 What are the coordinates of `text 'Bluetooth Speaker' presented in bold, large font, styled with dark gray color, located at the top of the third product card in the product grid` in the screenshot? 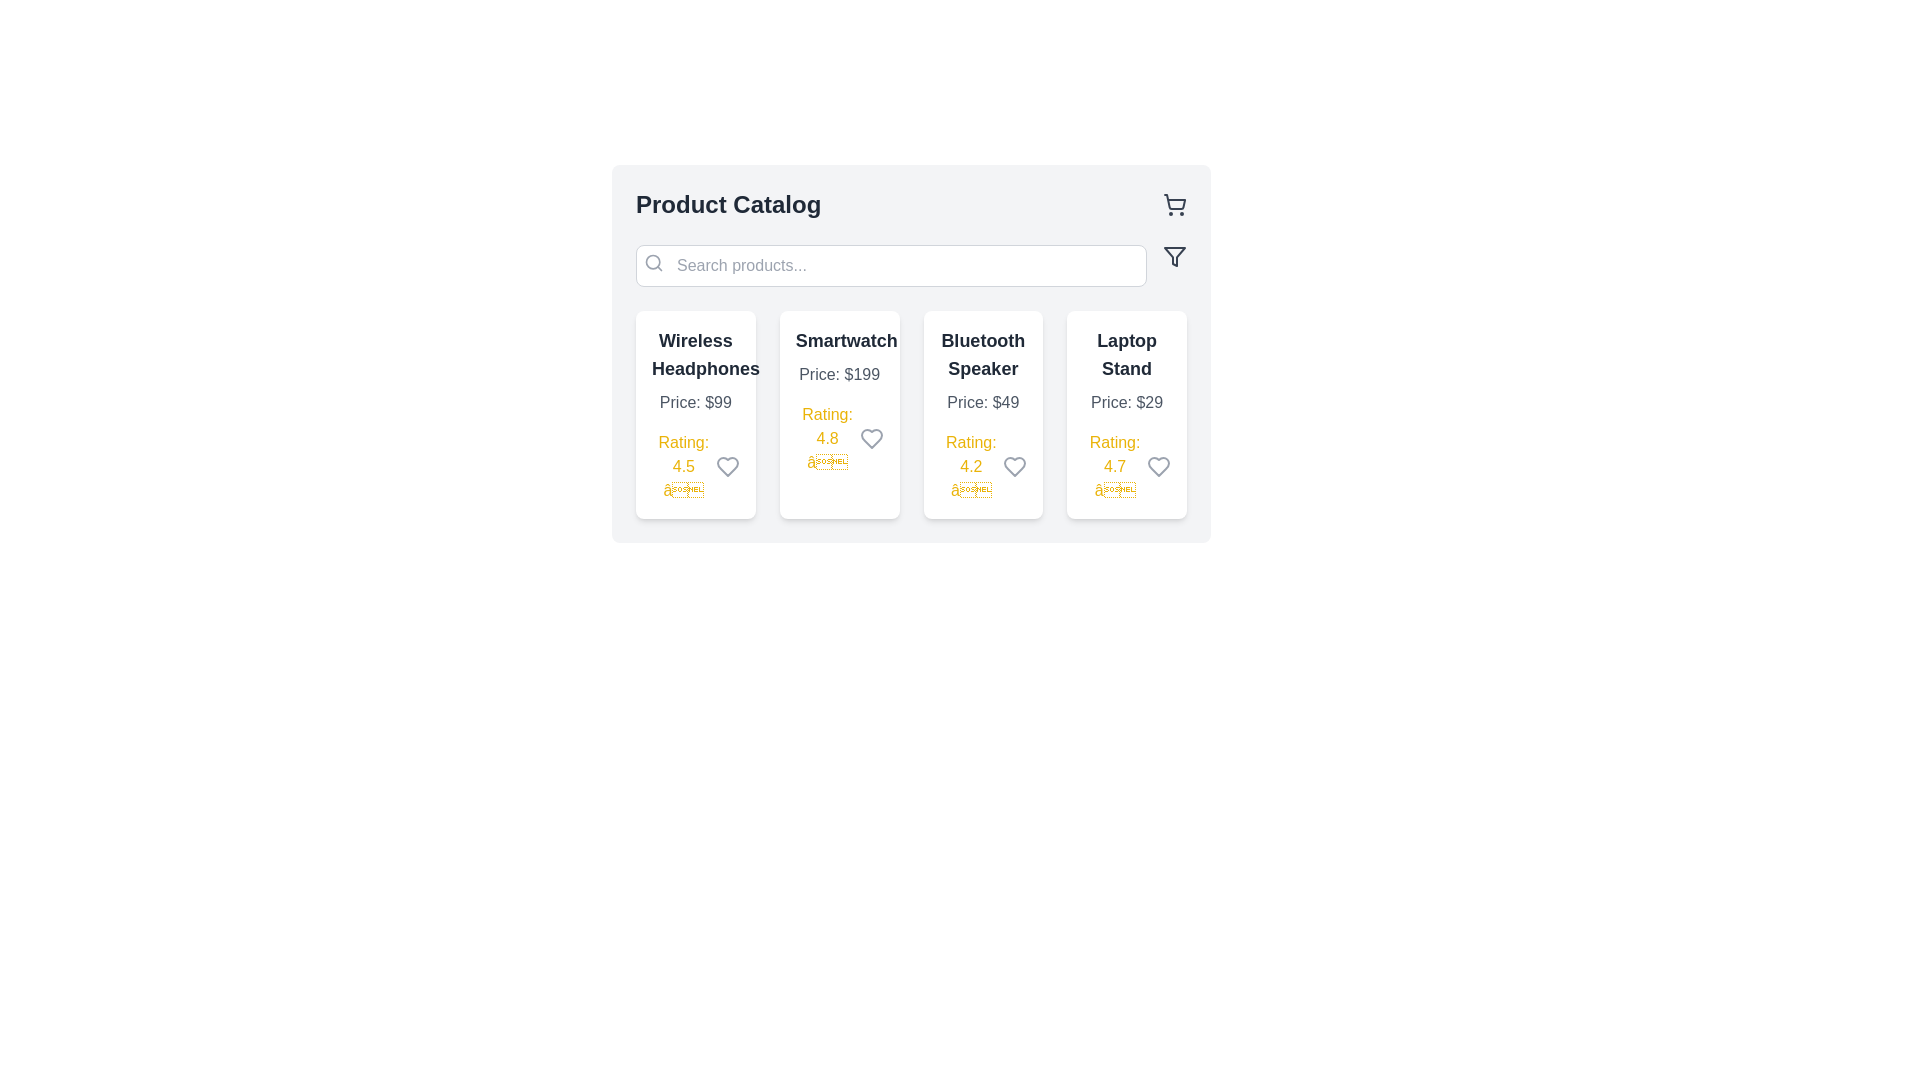 It's located at (983, 353).